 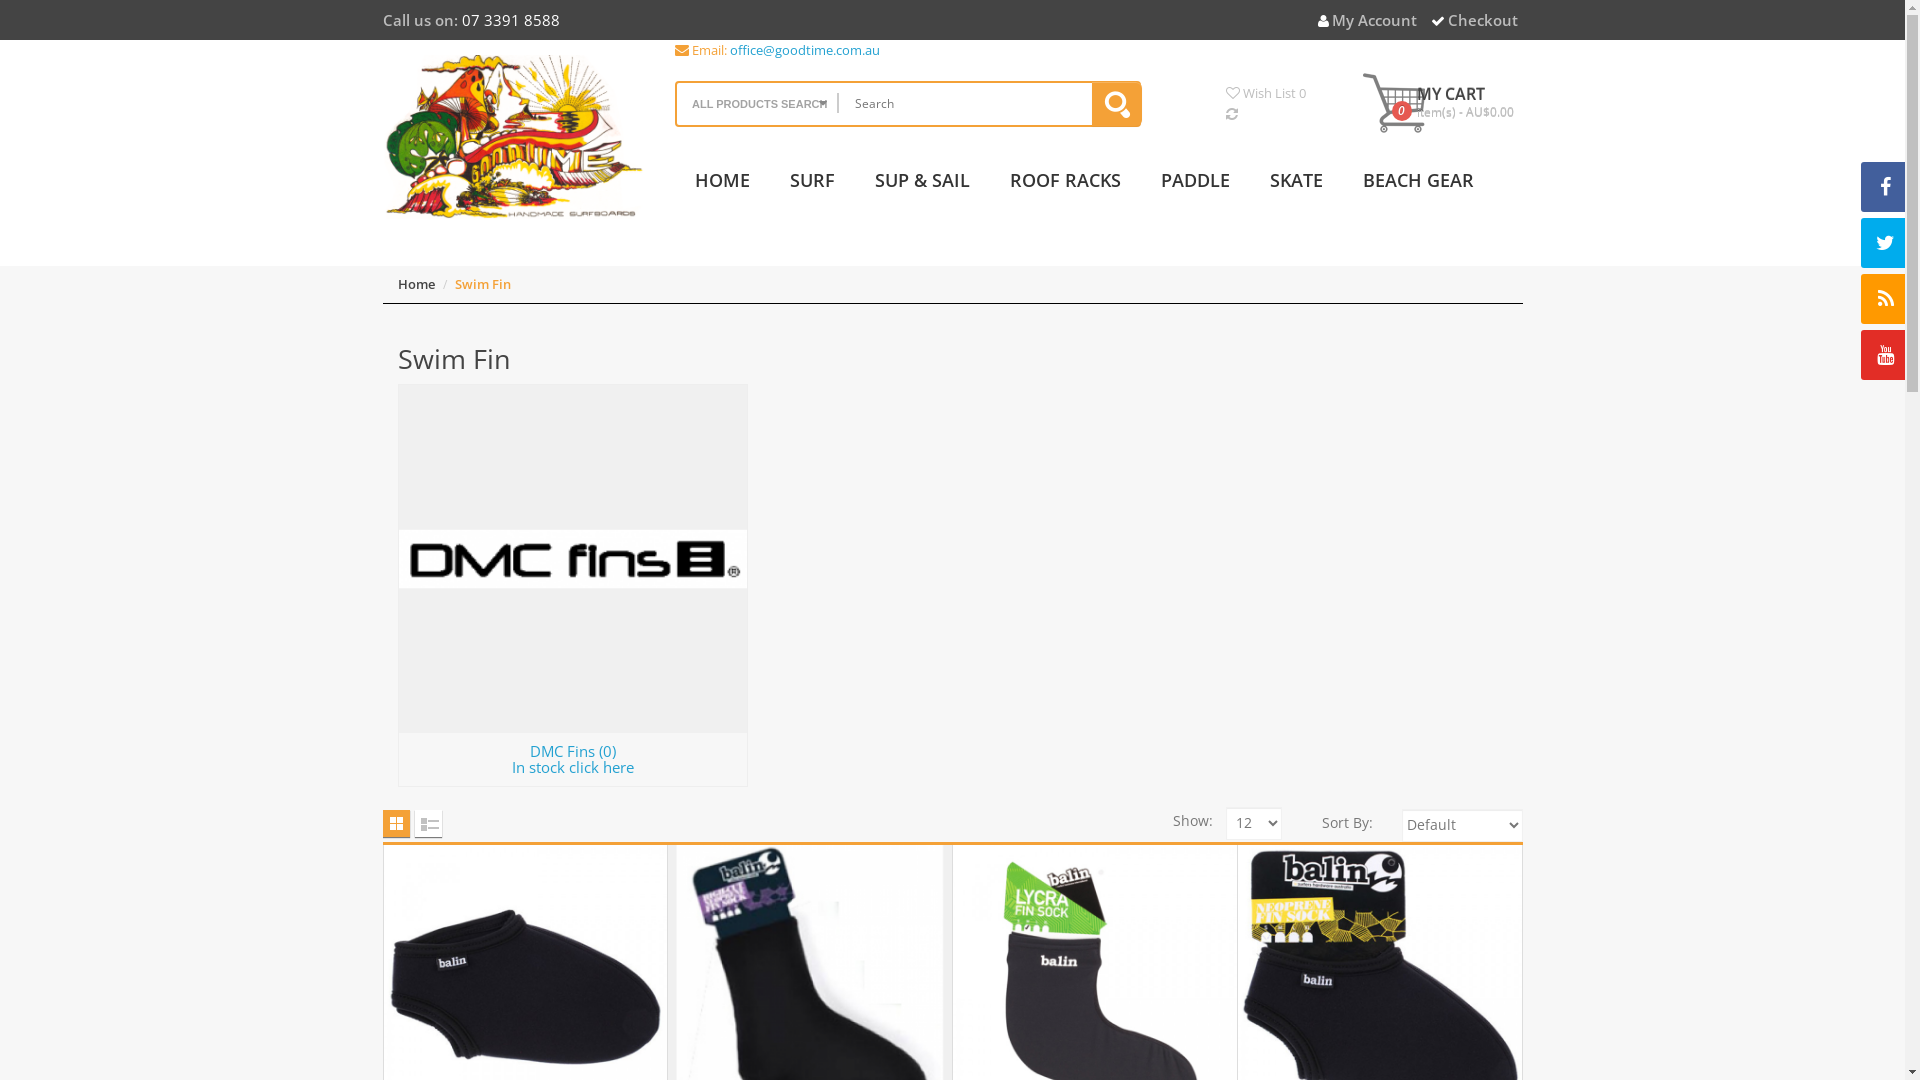 I want to click on 'Call us on:', so click(x=418, y=19).